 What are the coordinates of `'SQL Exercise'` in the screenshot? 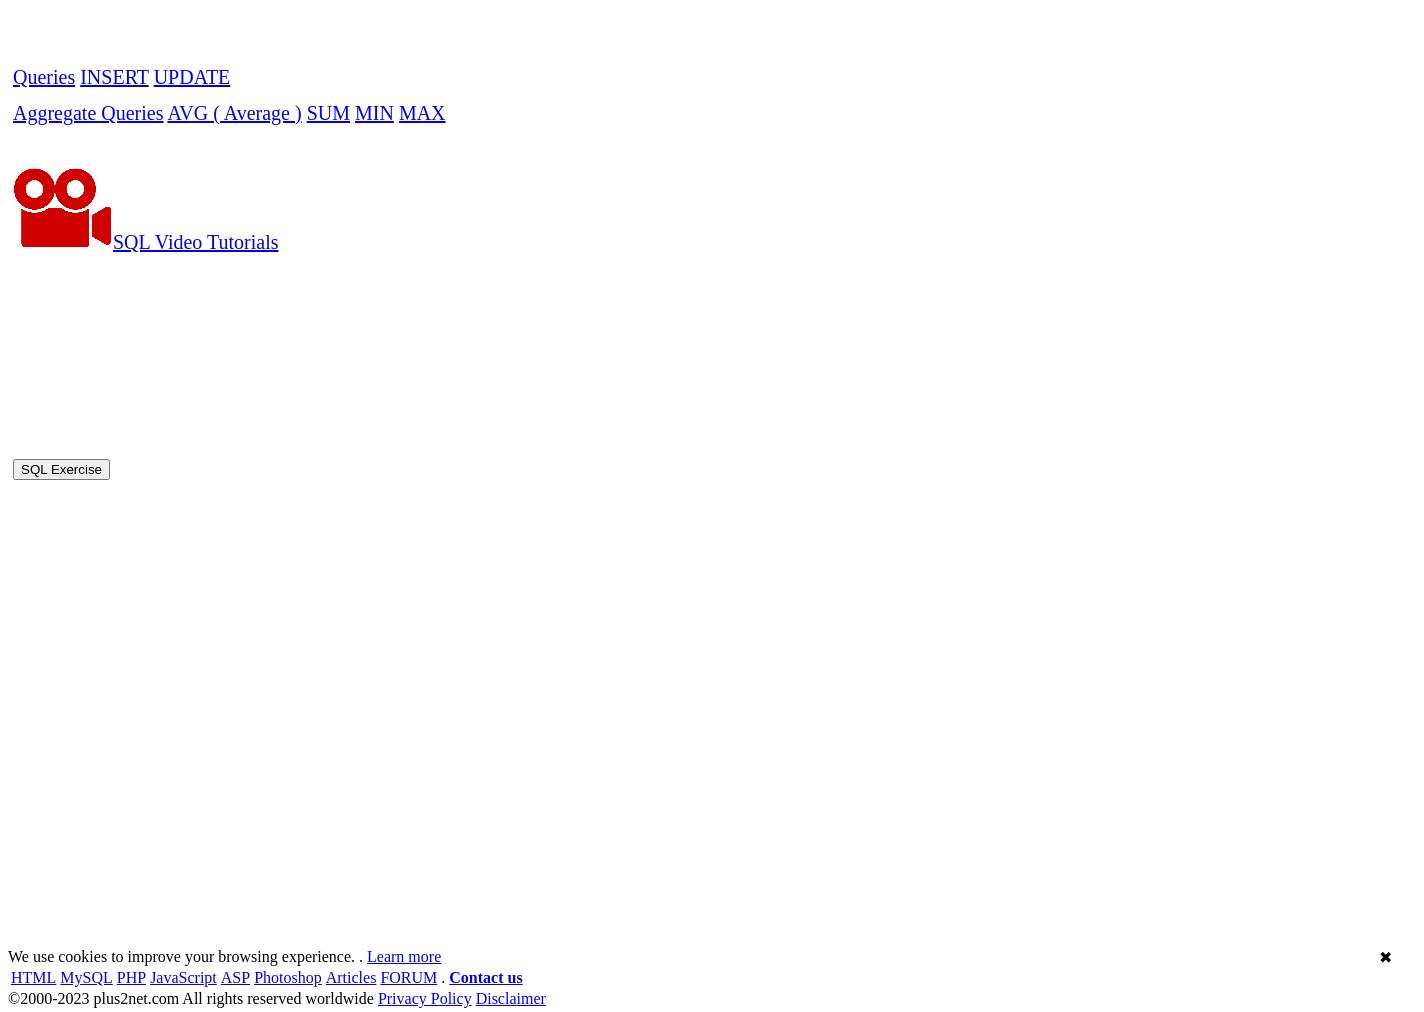 It's located at (20, 189).